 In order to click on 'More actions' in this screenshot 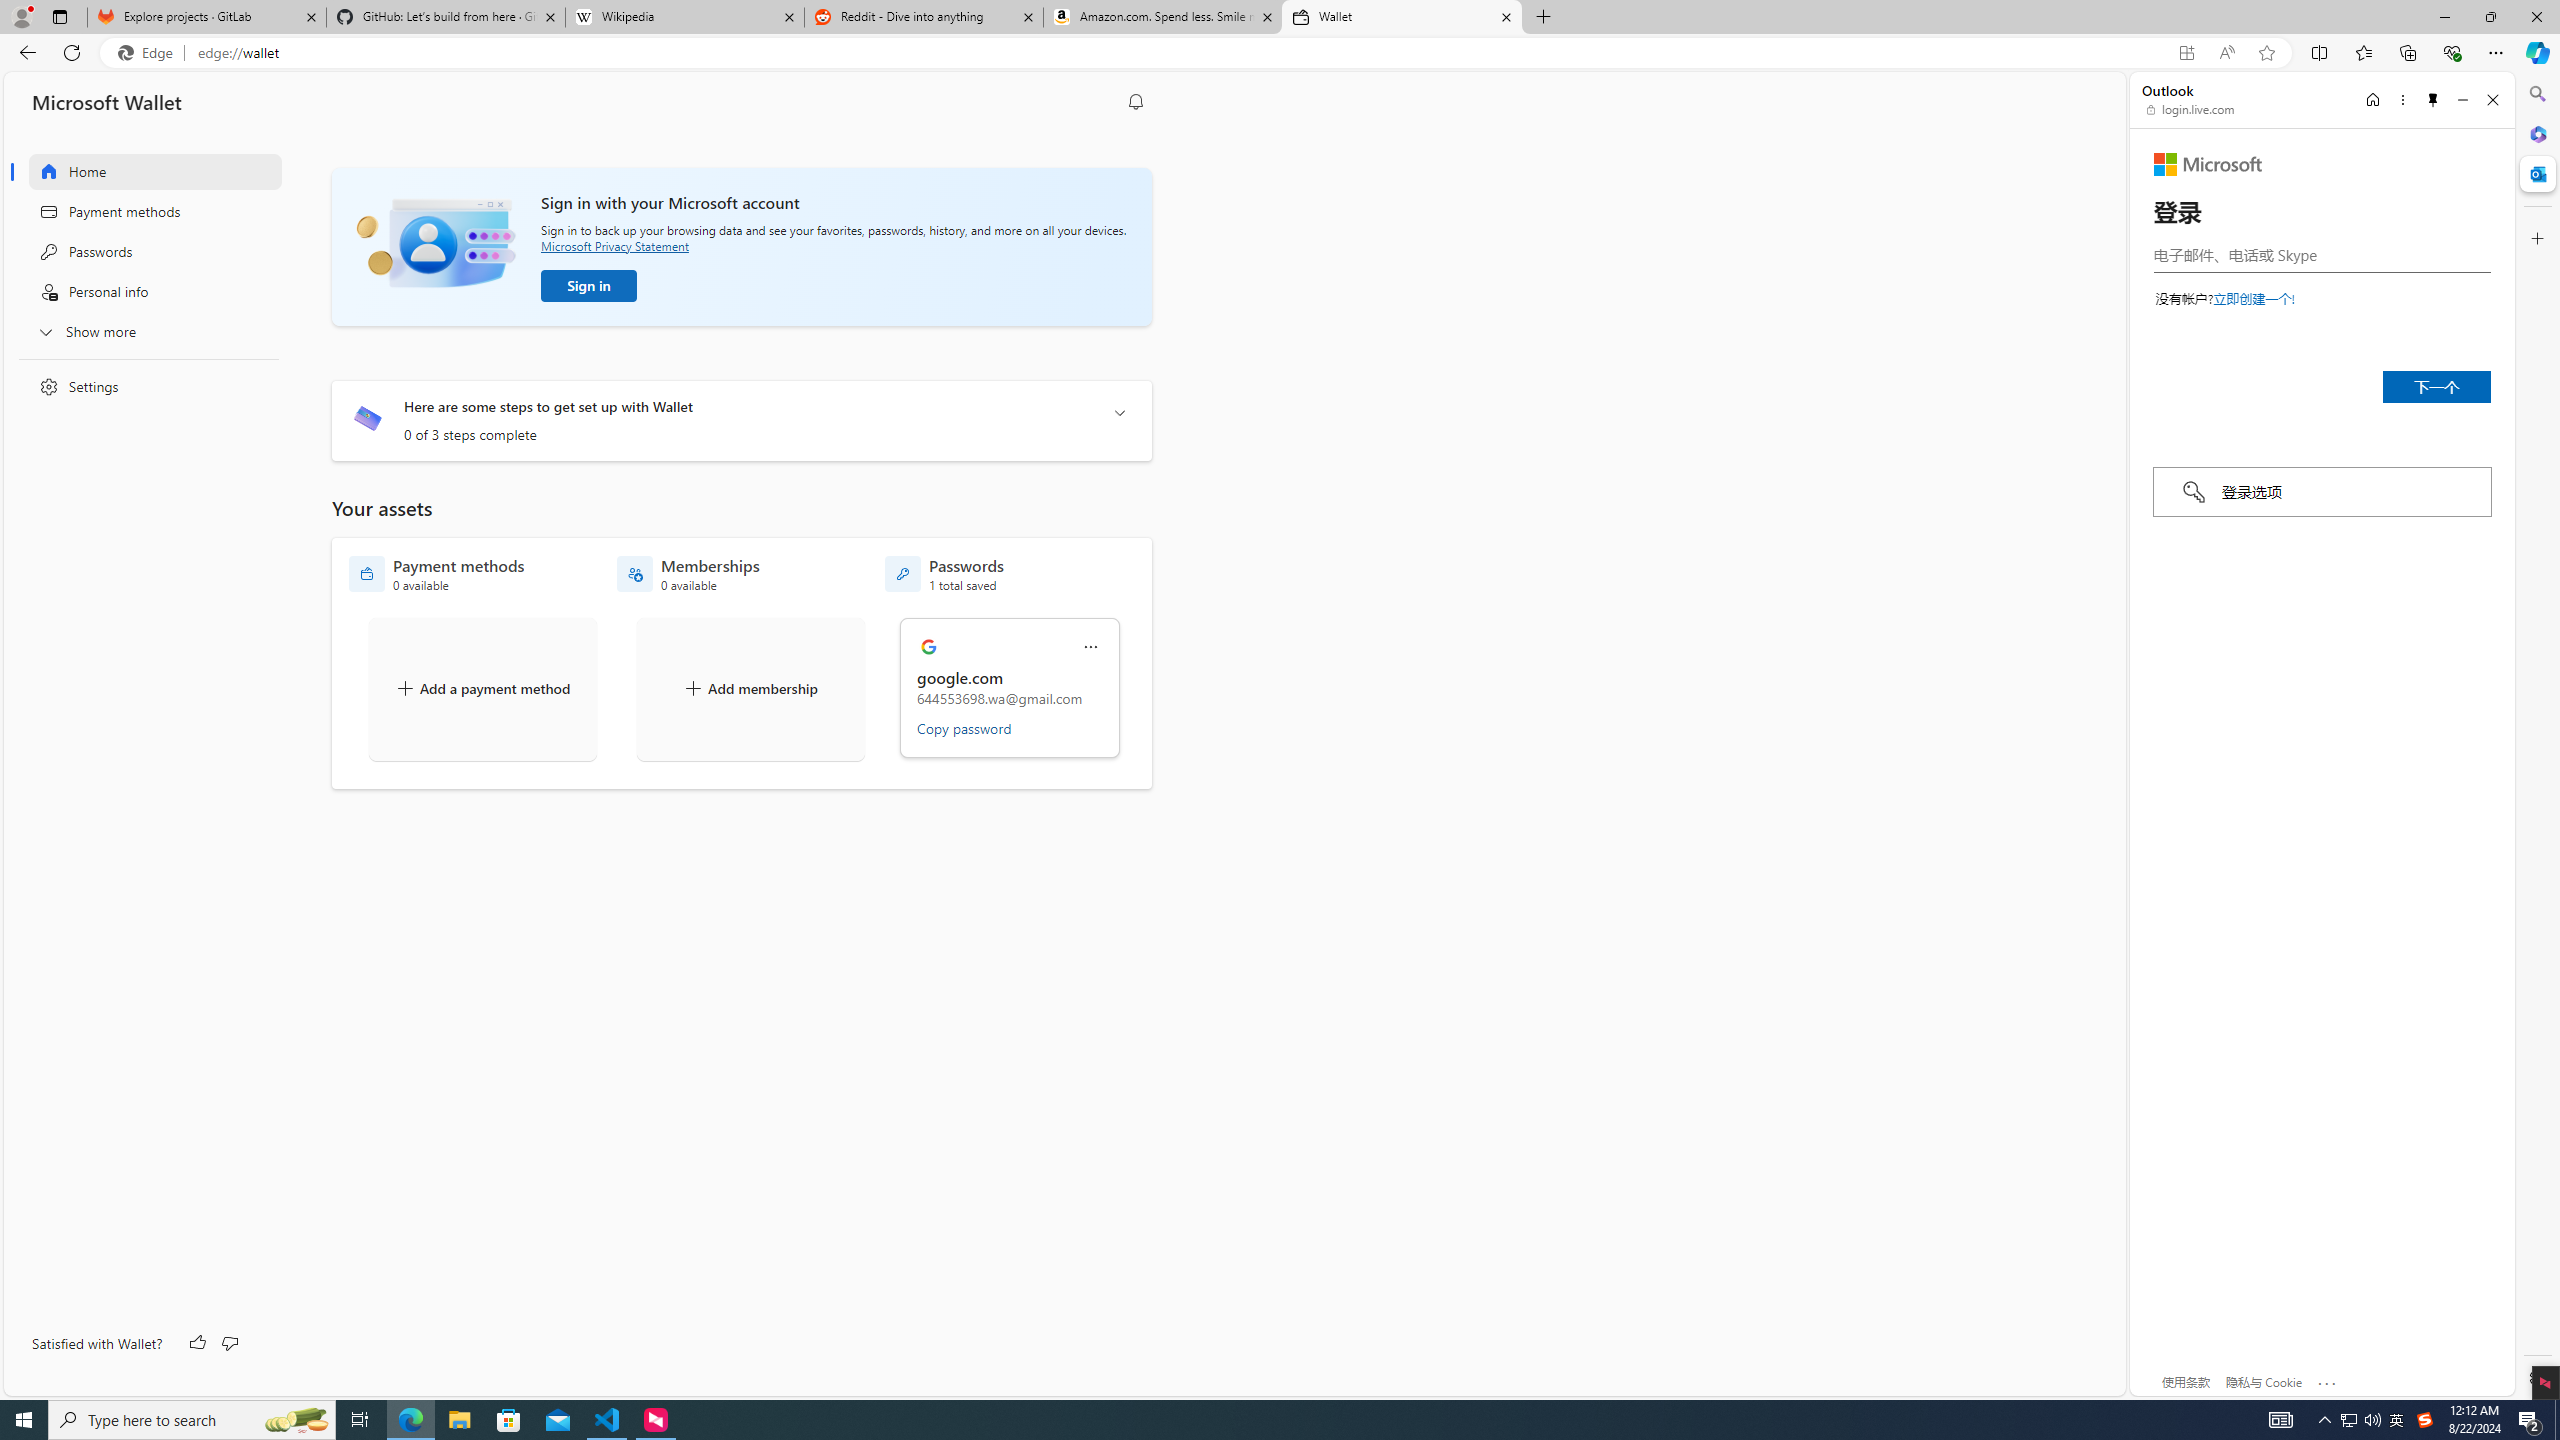, I will do `click(1089, 647)`.